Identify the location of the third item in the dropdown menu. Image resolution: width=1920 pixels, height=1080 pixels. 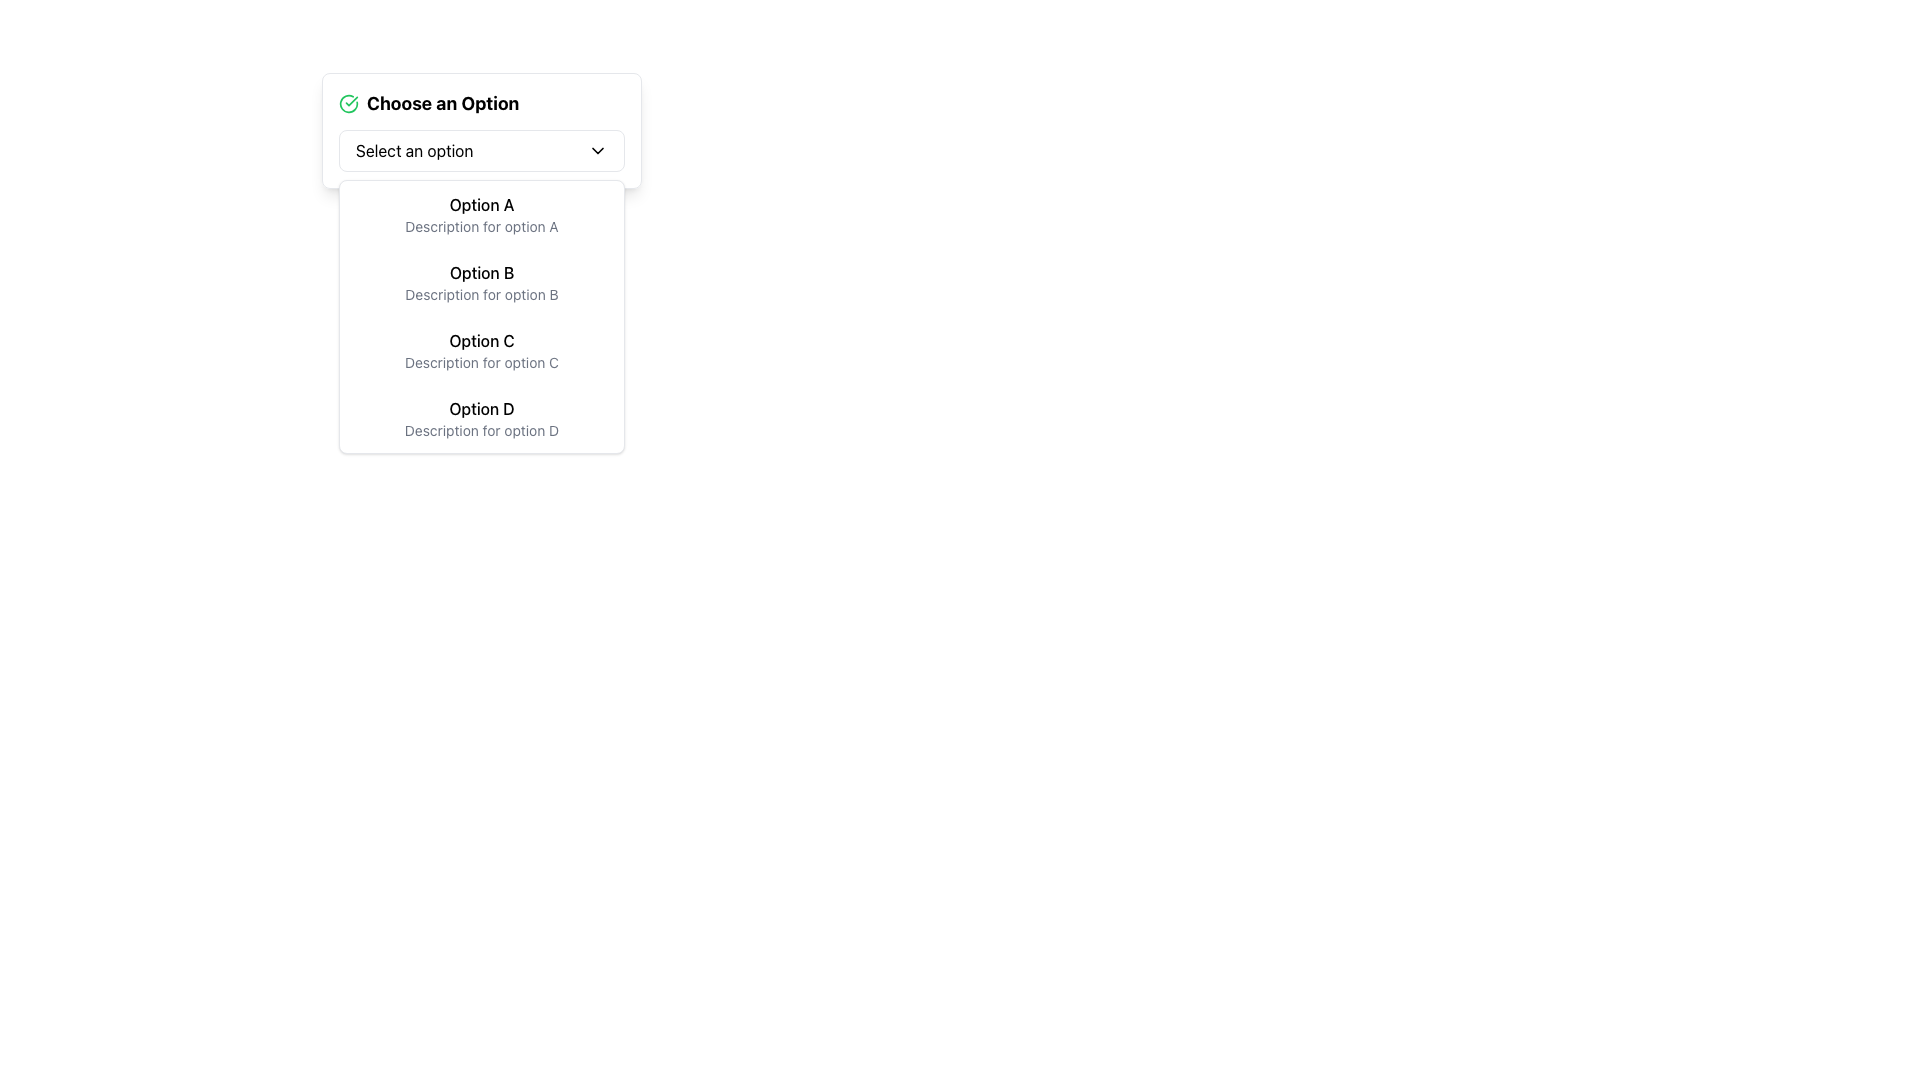
(481, 350).